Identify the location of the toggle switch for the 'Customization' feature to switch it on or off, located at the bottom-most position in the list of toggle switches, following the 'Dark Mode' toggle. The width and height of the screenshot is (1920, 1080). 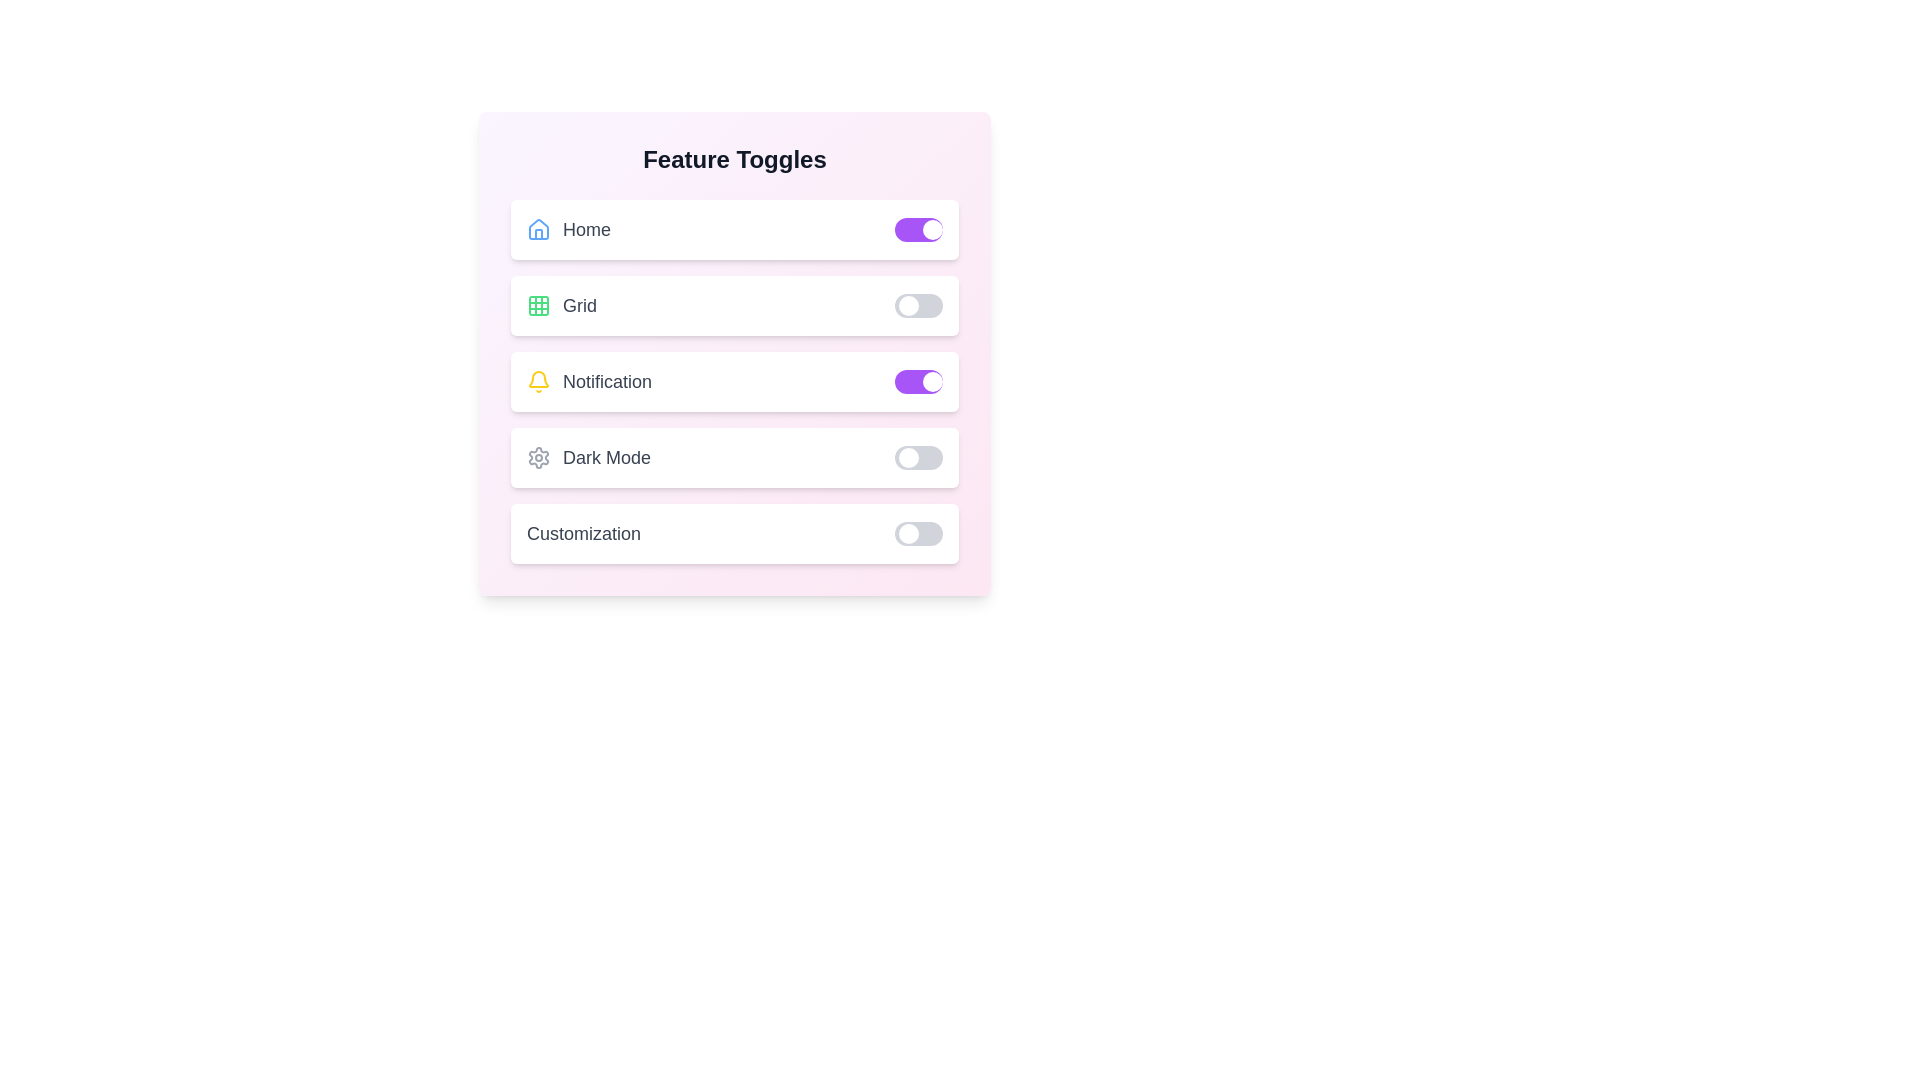
(733, 532).